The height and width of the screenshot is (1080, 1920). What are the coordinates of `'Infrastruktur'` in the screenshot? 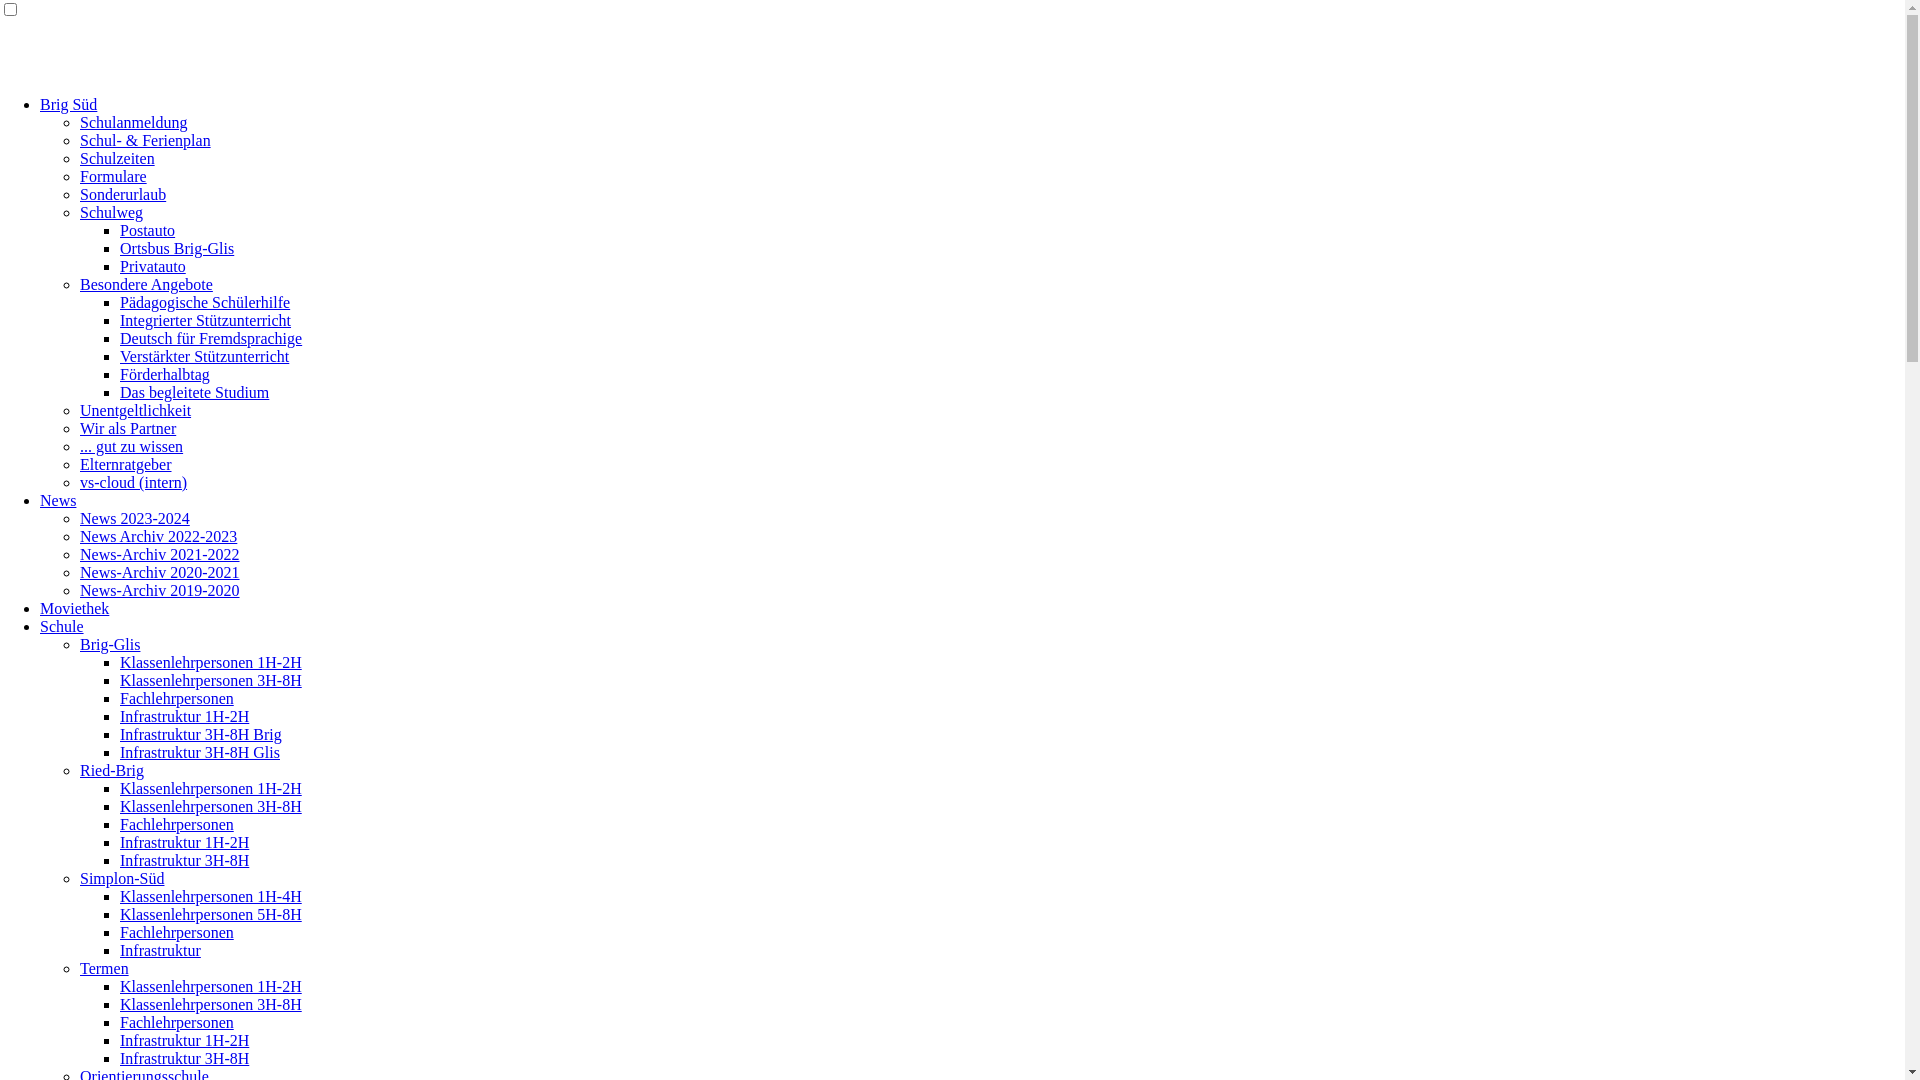 It's located at (160, 949).